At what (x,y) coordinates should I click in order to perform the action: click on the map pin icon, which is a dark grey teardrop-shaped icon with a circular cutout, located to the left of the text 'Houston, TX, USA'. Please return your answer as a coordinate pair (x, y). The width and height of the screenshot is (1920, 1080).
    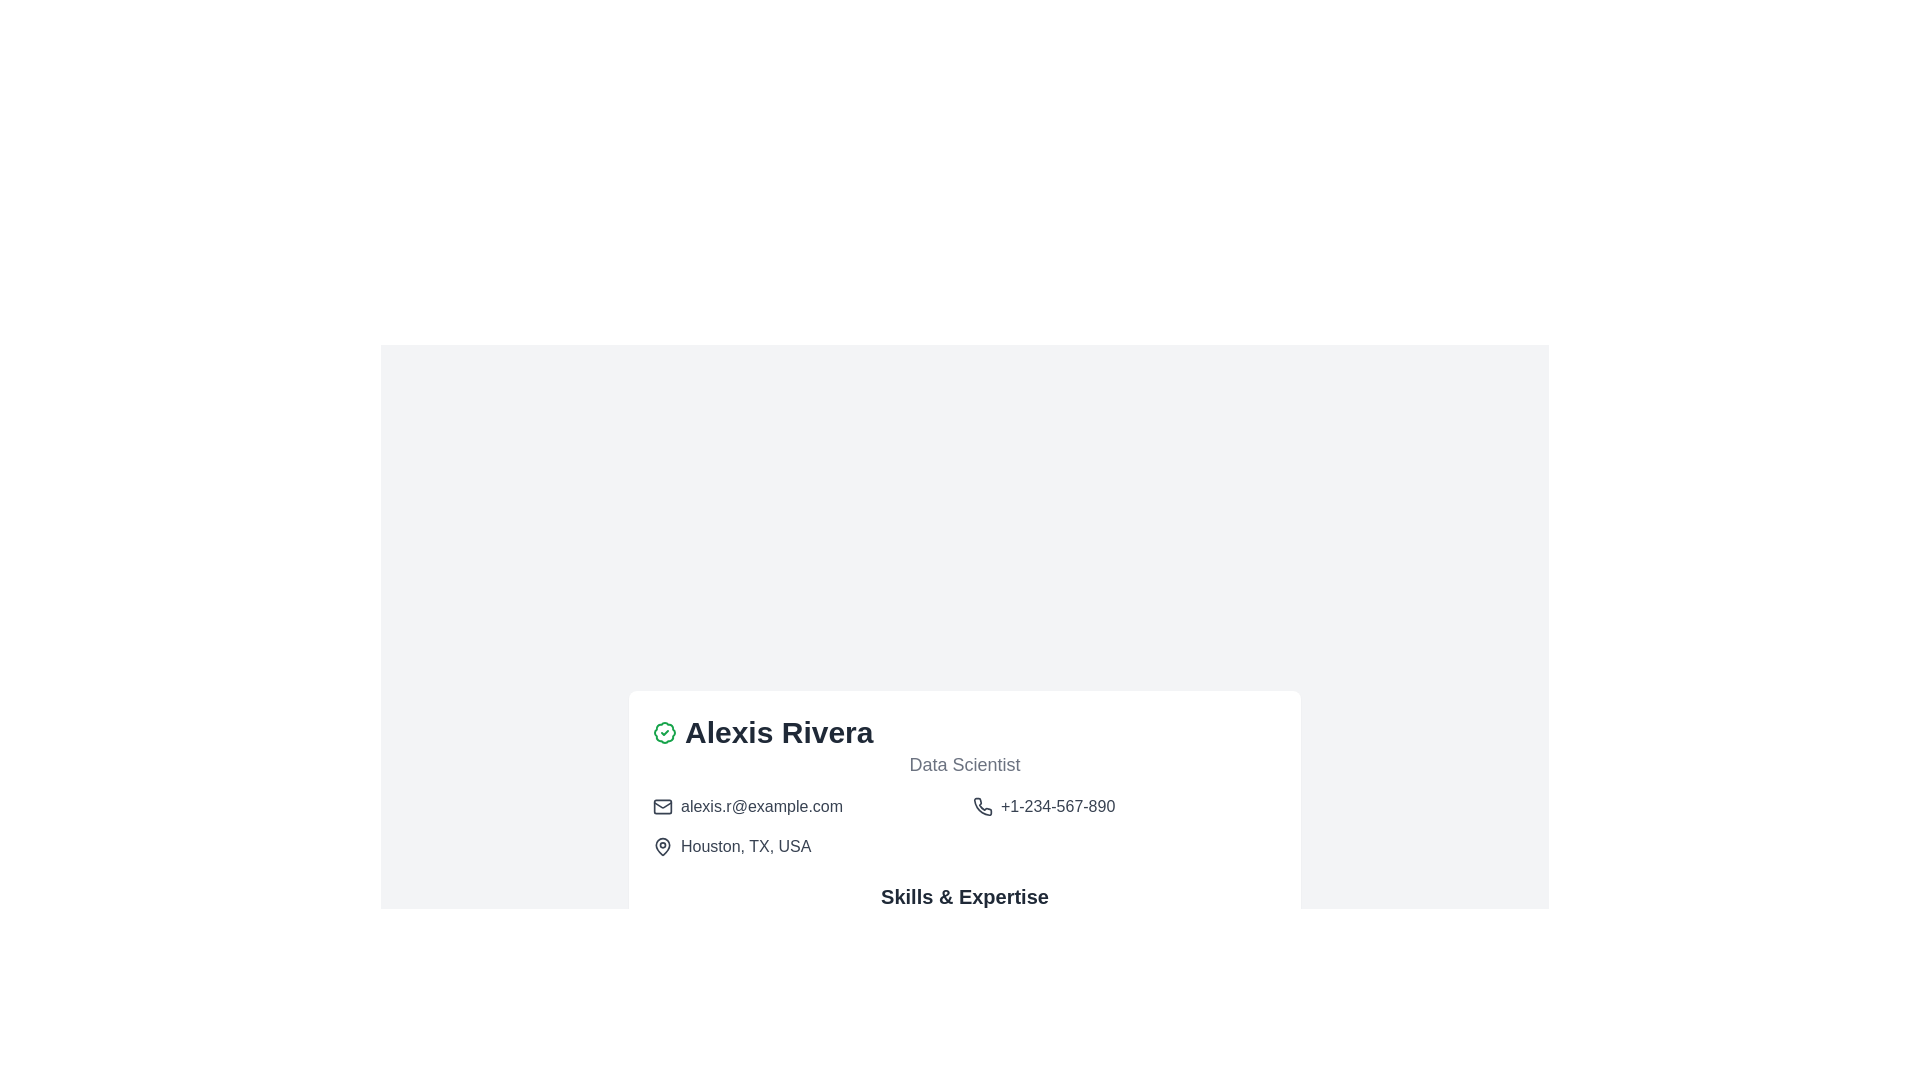
    Looking at the image, I should click on (662, 847).